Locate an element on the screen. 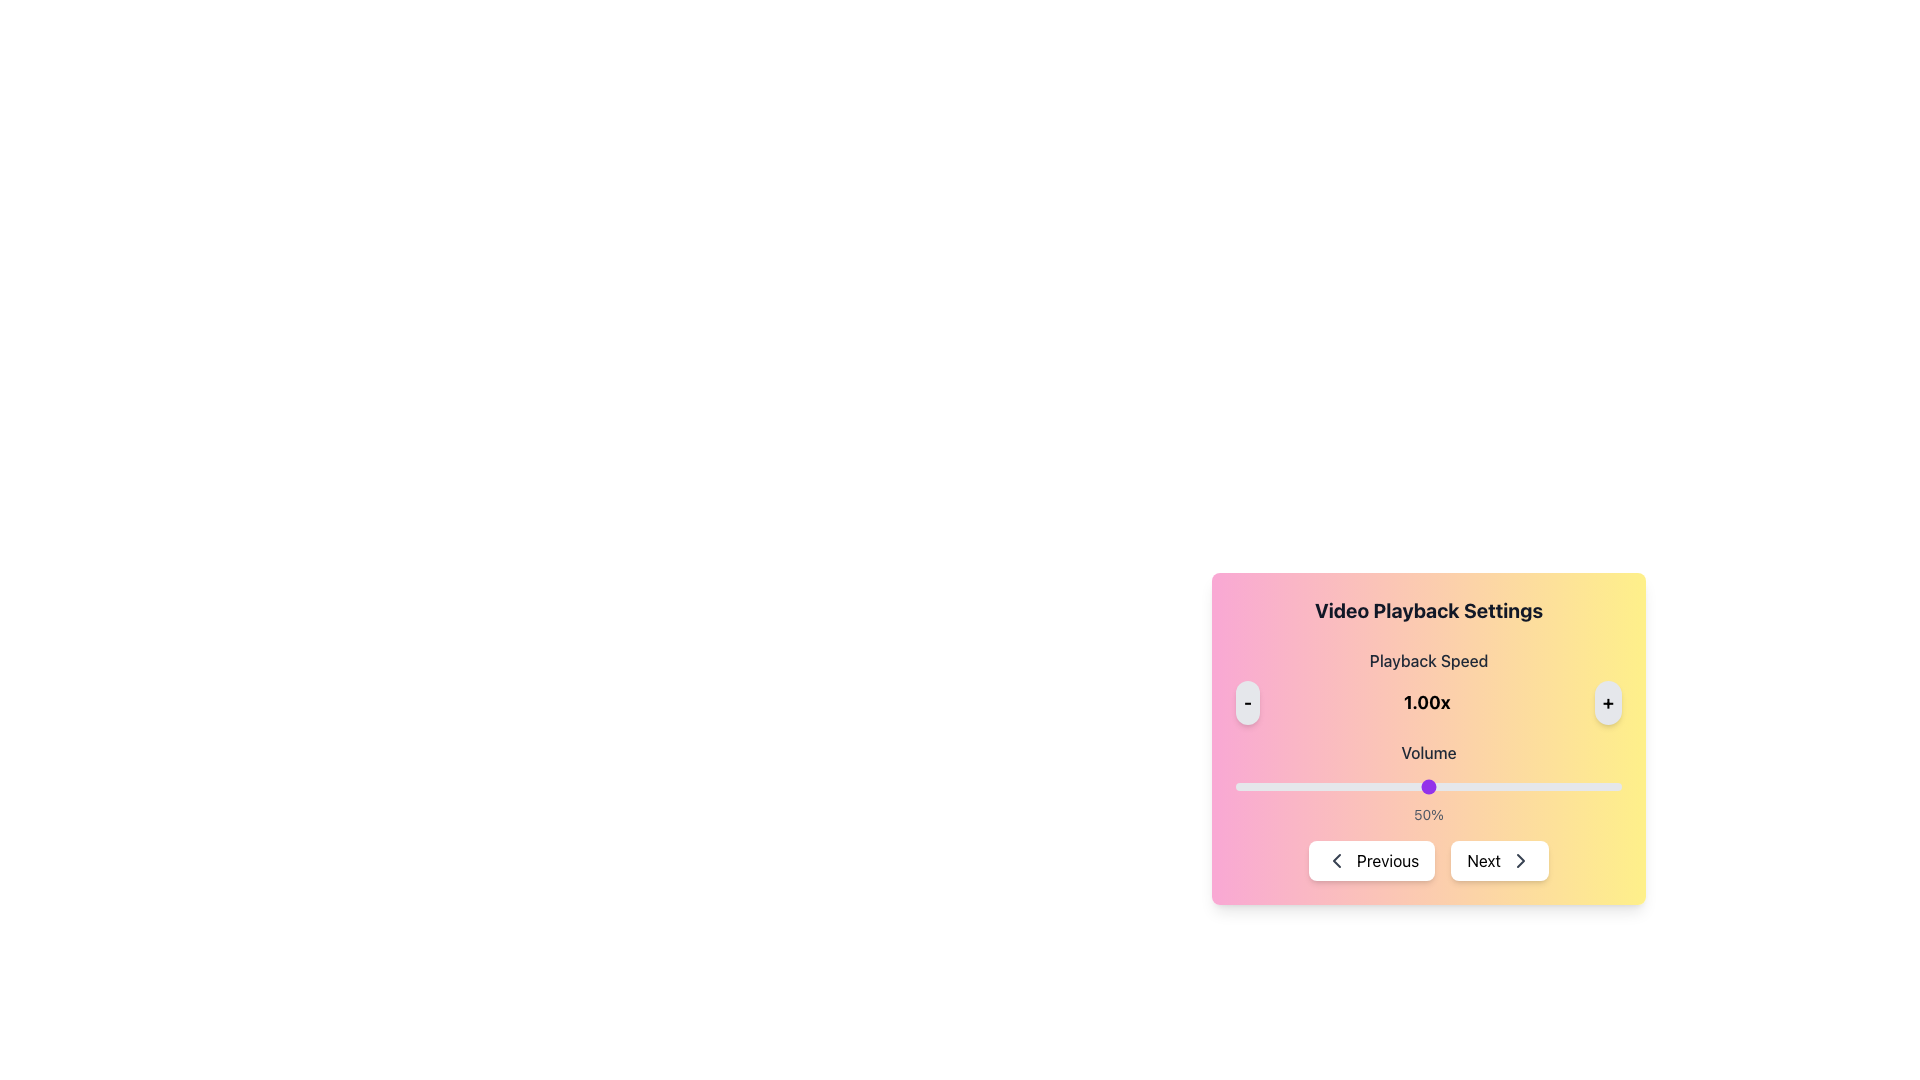  the volume slider is located at coordinates (1309, 785).